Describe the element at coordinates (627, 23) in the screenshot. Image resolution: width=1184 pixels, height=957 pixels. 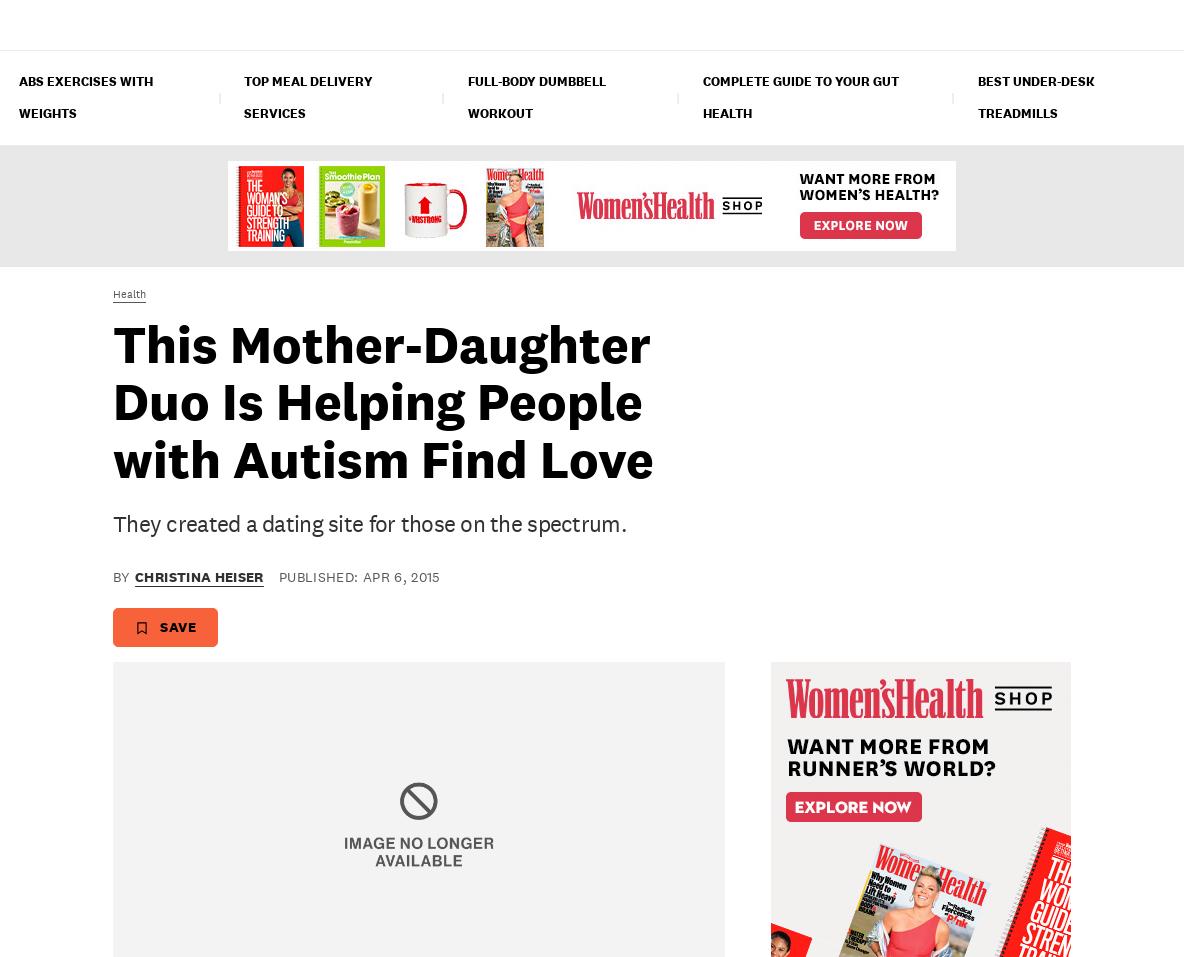
I see `'Relationships'` at that location.